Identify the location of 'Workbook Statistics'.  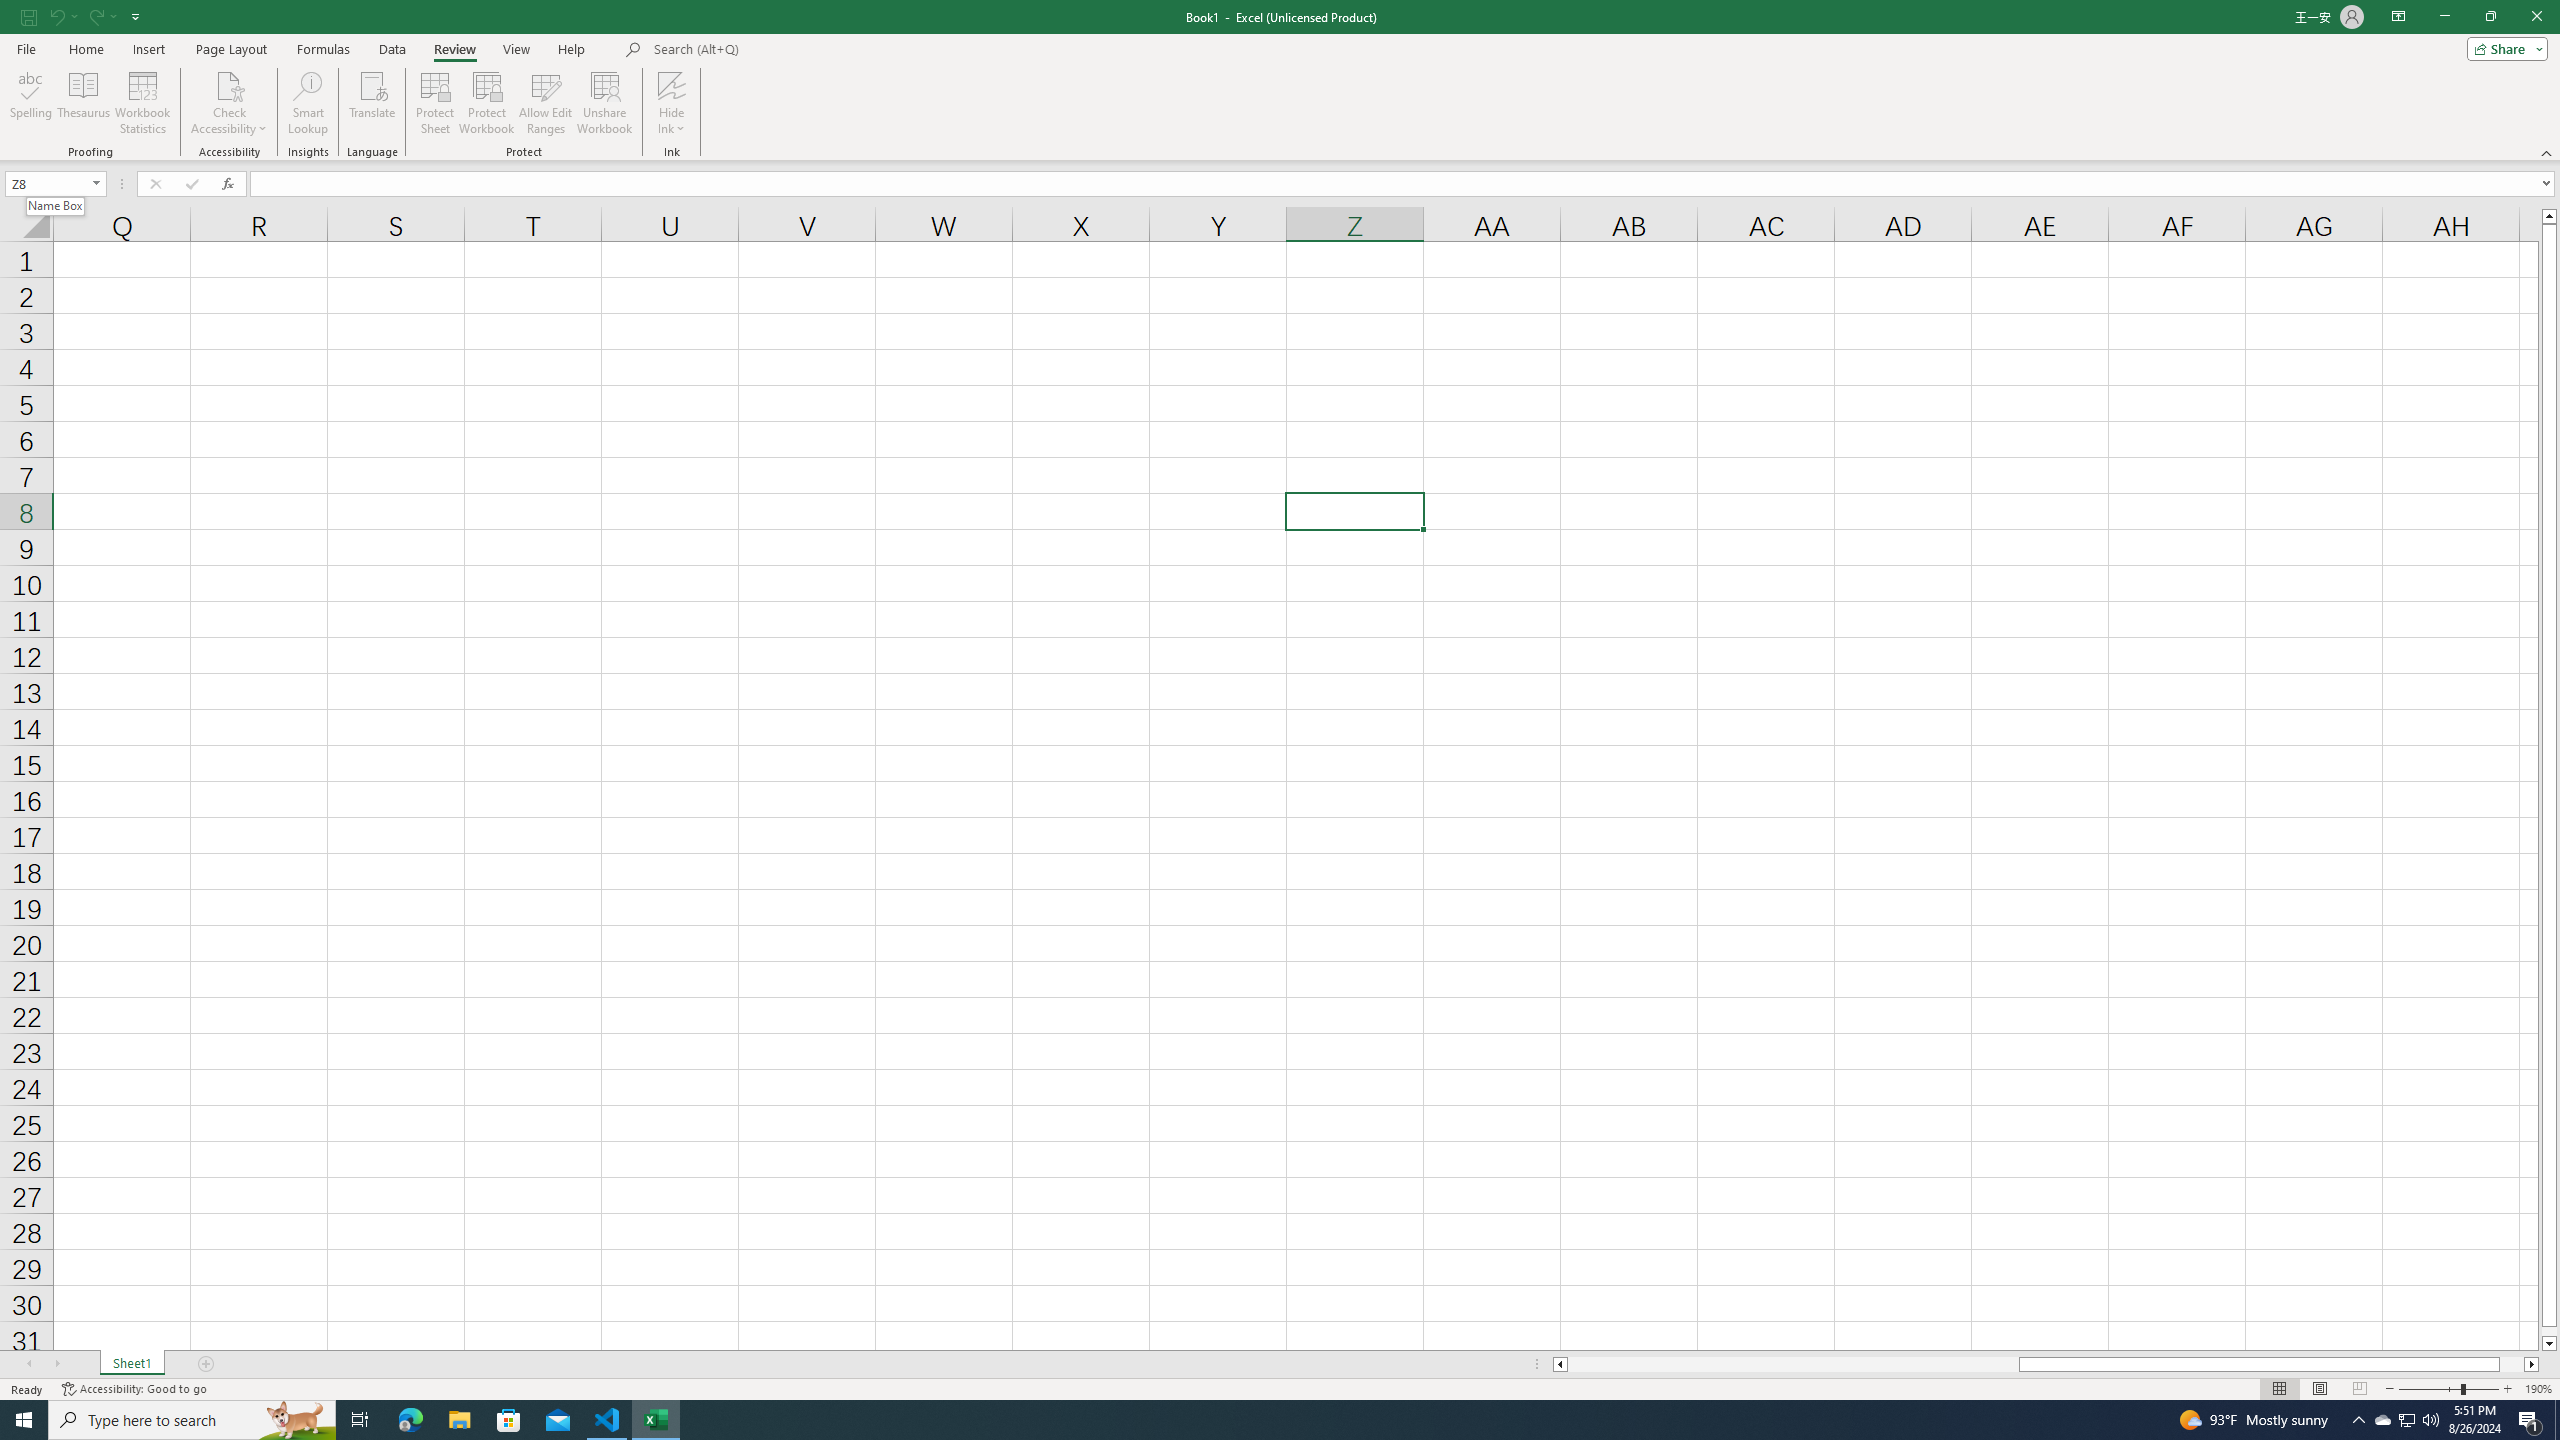
(142, 103).